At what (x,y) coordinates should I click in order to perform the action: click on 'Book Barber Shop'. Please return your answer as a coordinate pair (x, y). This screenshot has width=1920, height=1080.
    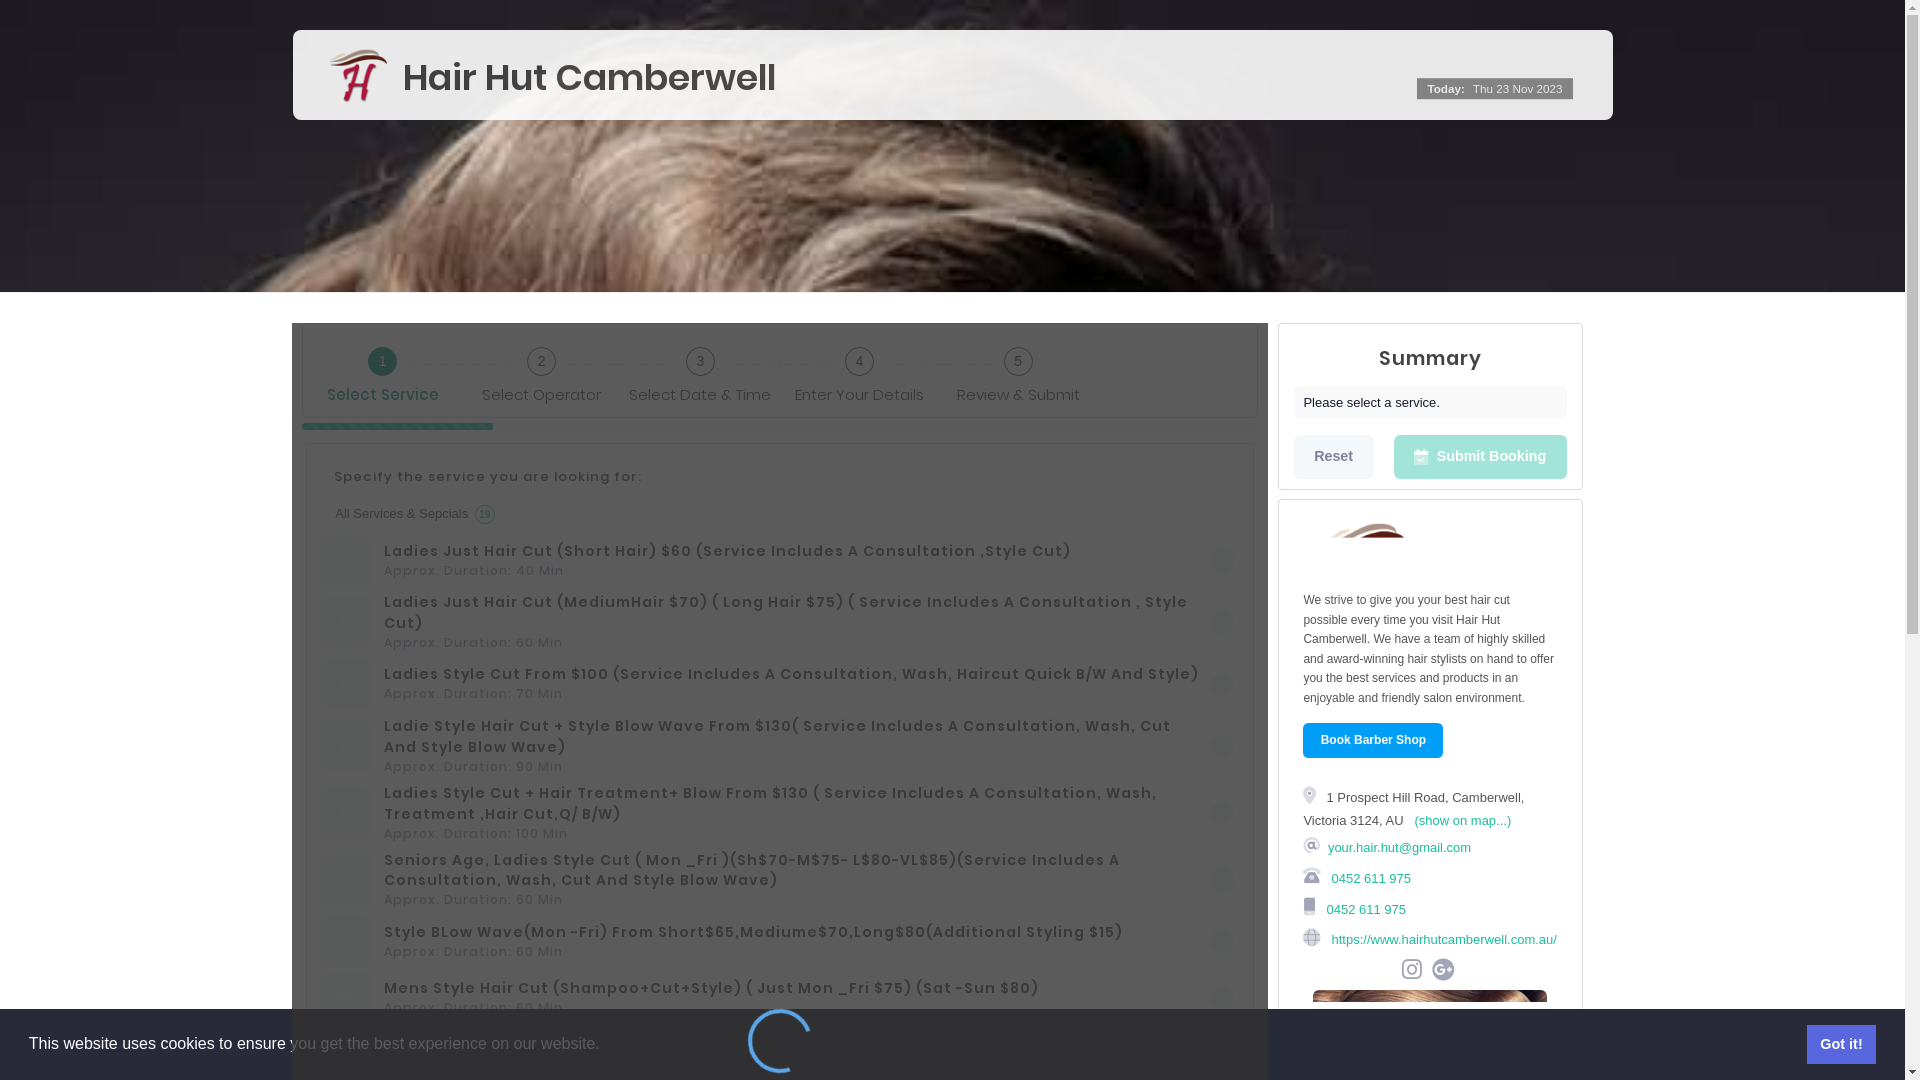
    Looking at the image, I should click on (1371, 740).